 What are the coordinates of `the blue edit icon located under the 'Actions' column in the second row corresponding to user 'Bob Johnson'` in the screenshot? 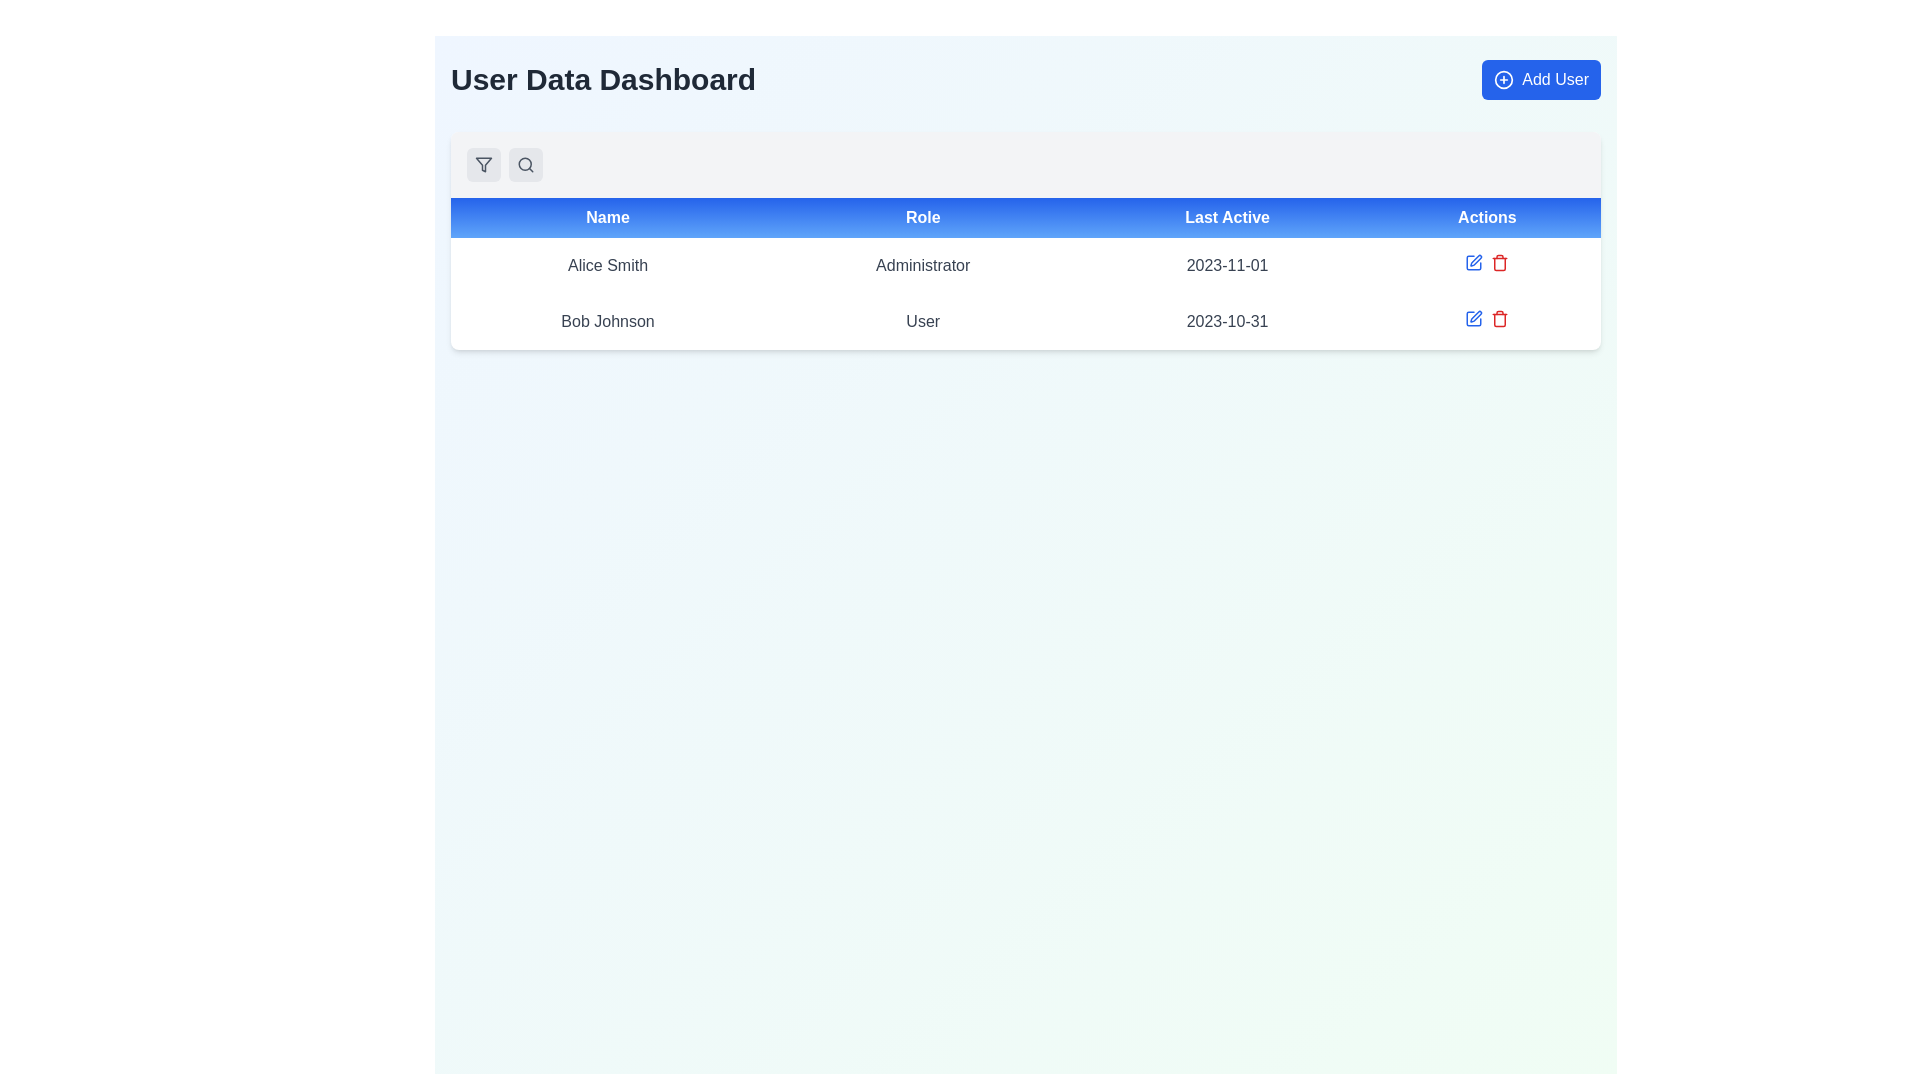 It's located at (1487, 318).